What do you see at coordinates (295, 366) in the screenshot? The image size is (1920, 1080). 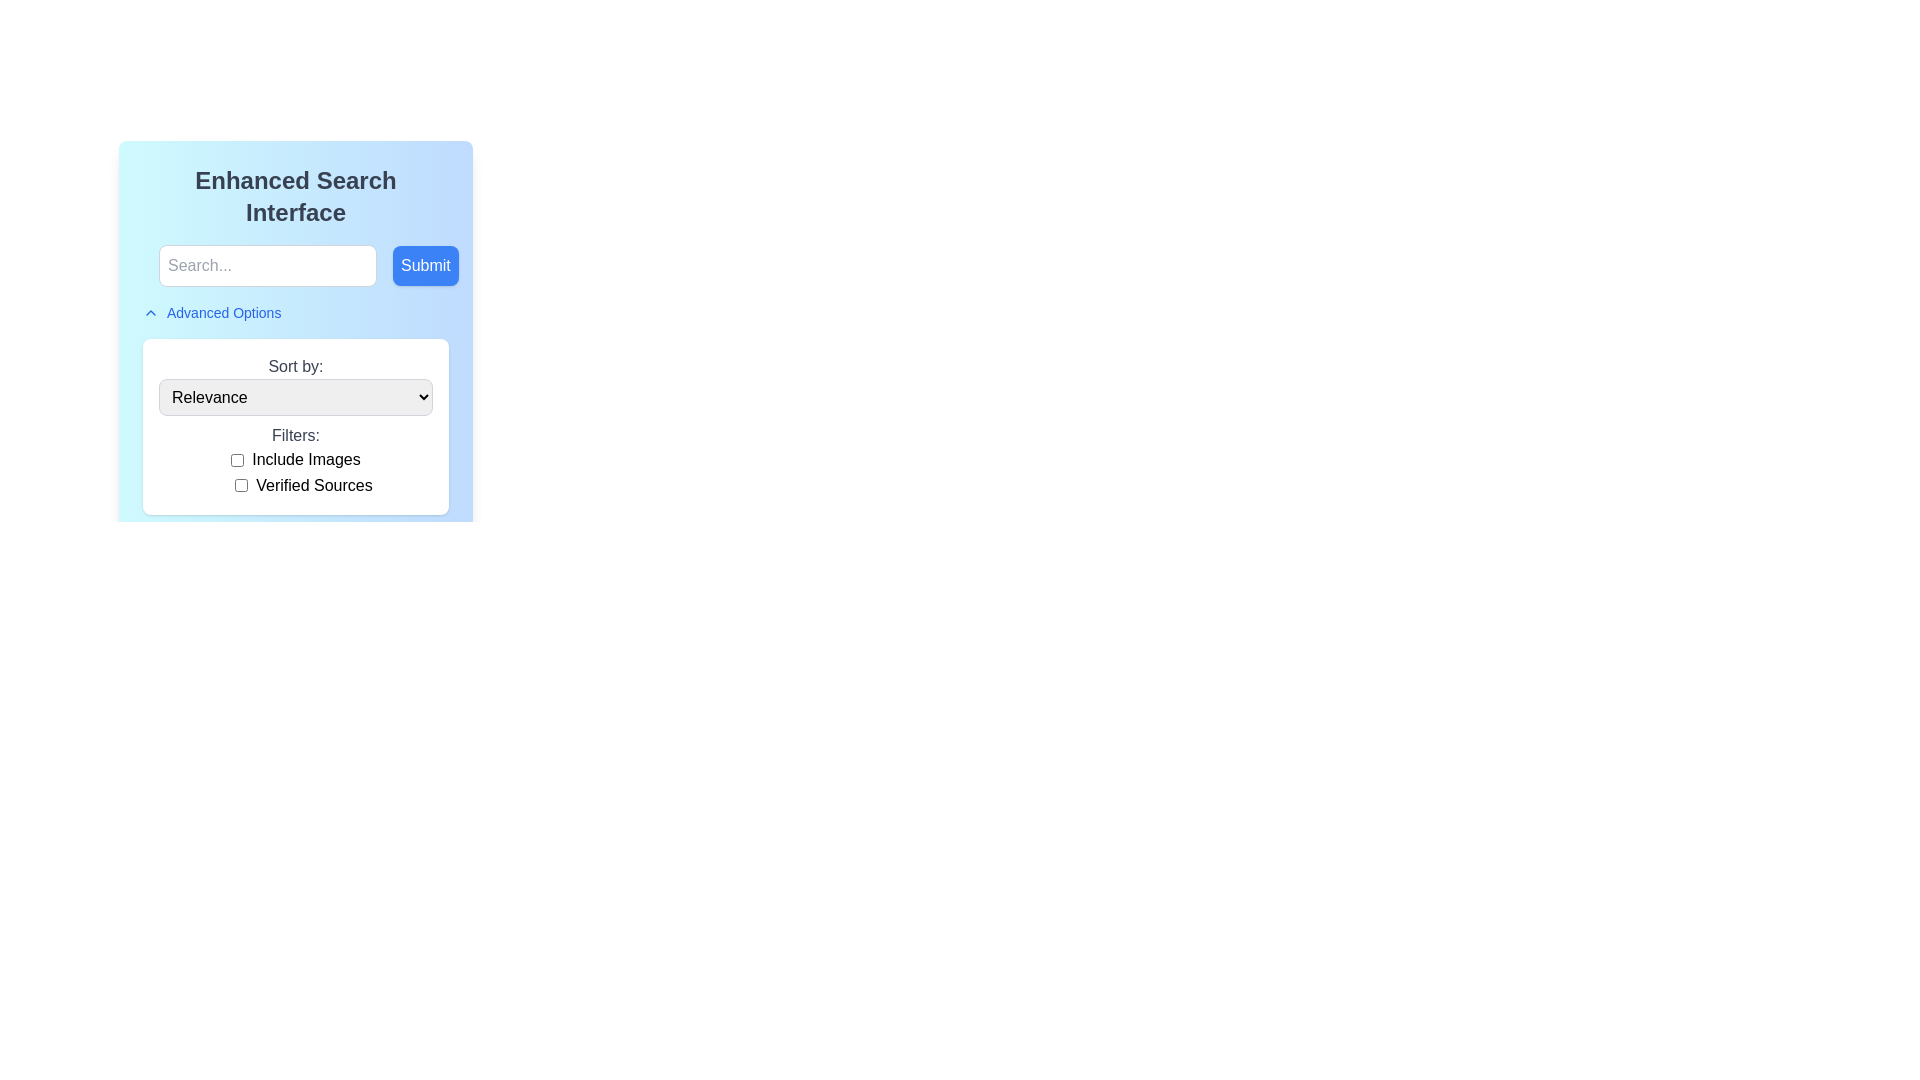 I see `the label that provides context to the dropdown menu for sorting options, located above the 'RelevanceDate' dropdown in the central sorting interface` at bounding box center [295, 366].